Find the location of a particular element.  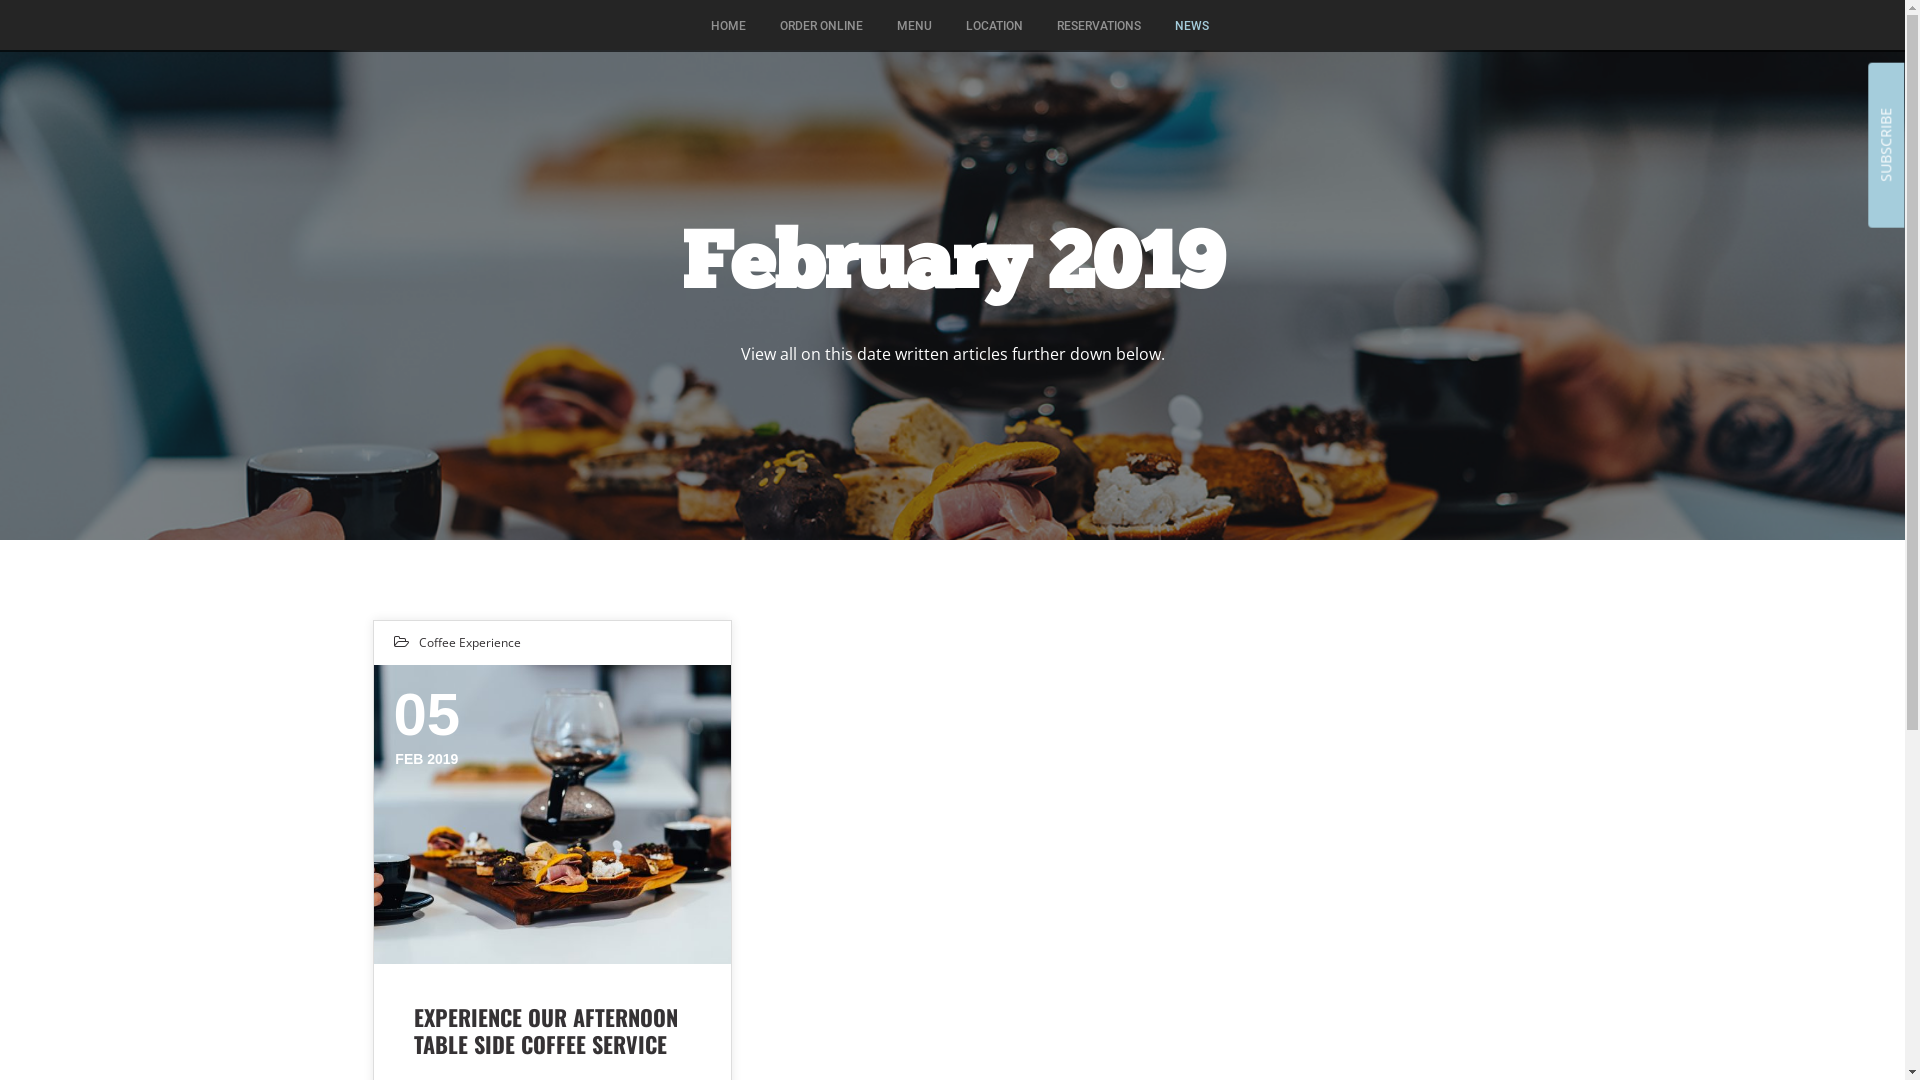

'ORDER ONLINE' is located at coordinates (763, 26).